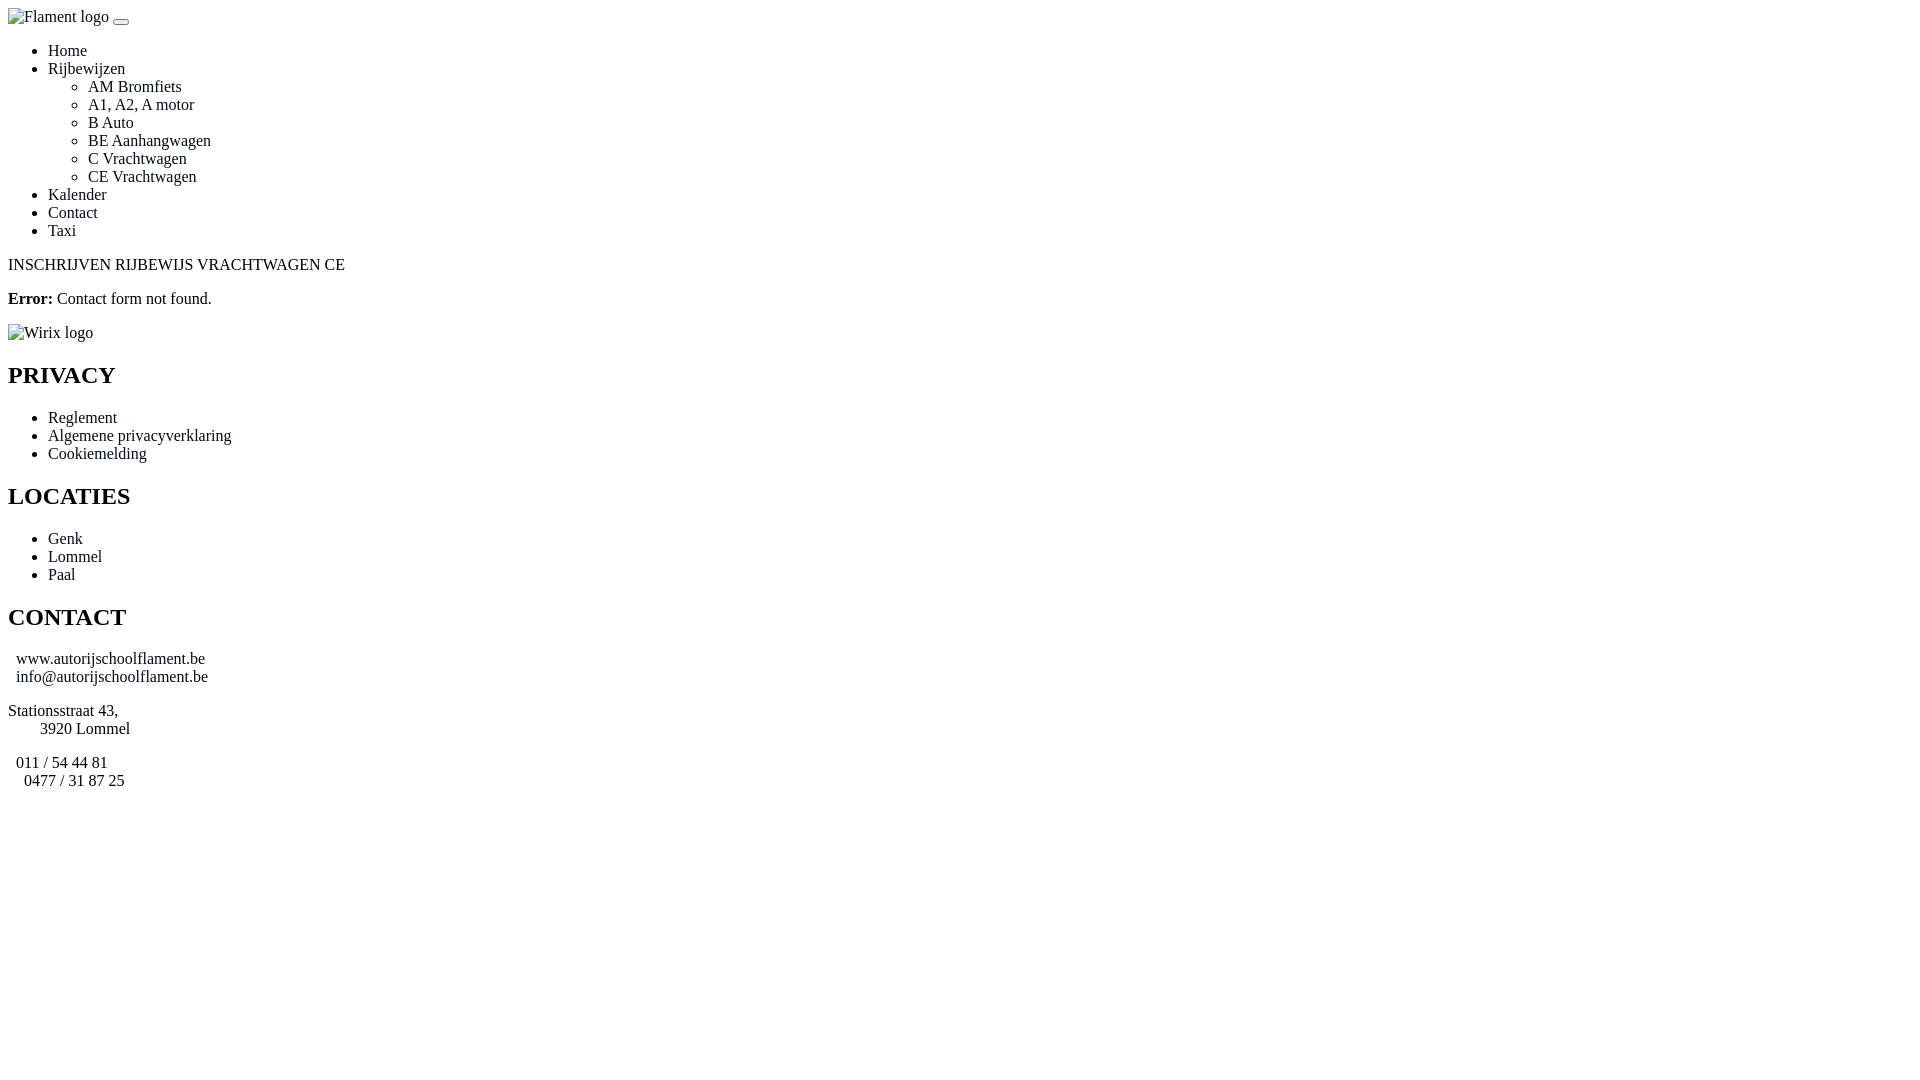  Describe the element at coordinates (62, 229) in the screenshot. I see `'Taxi'` at that location.